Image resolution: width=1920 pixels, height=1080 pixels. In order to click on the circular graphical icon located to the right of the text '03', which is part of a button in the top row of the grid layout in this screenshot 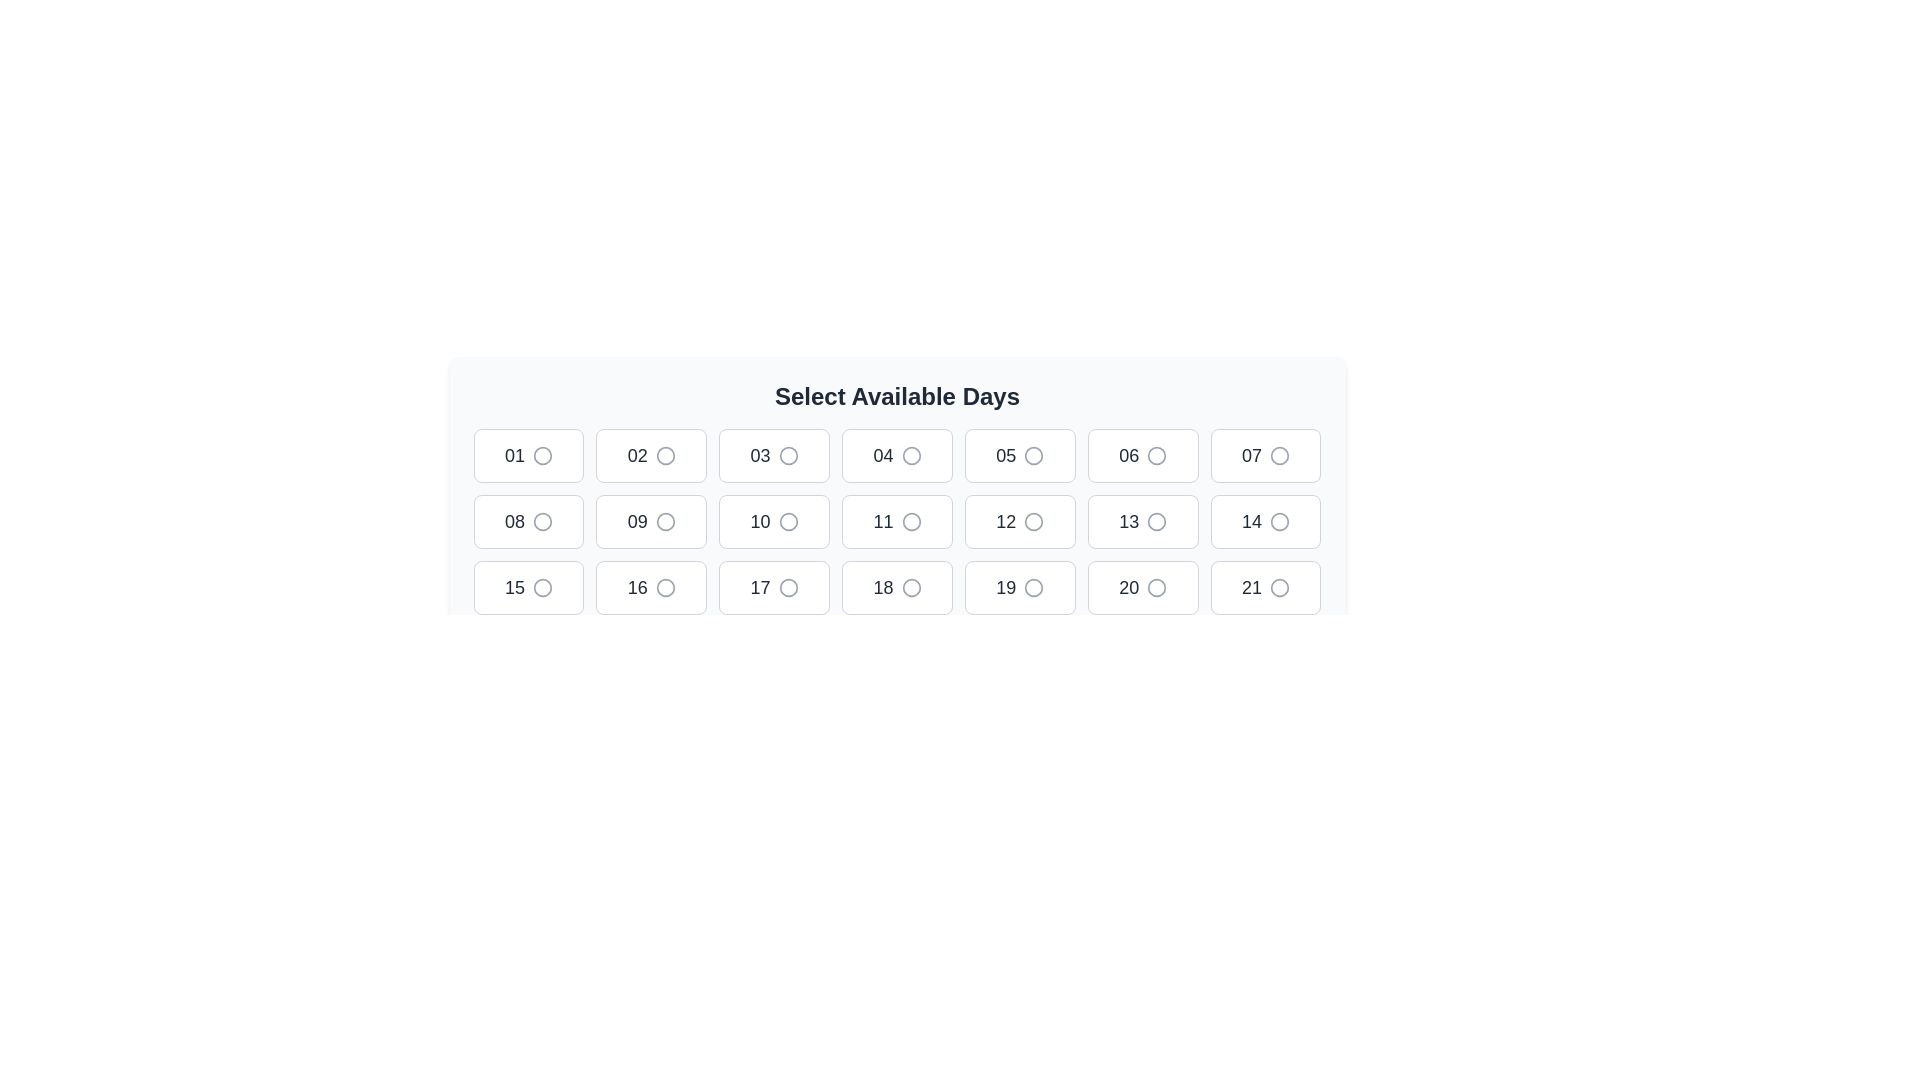, I will do `click(787, 455)`.